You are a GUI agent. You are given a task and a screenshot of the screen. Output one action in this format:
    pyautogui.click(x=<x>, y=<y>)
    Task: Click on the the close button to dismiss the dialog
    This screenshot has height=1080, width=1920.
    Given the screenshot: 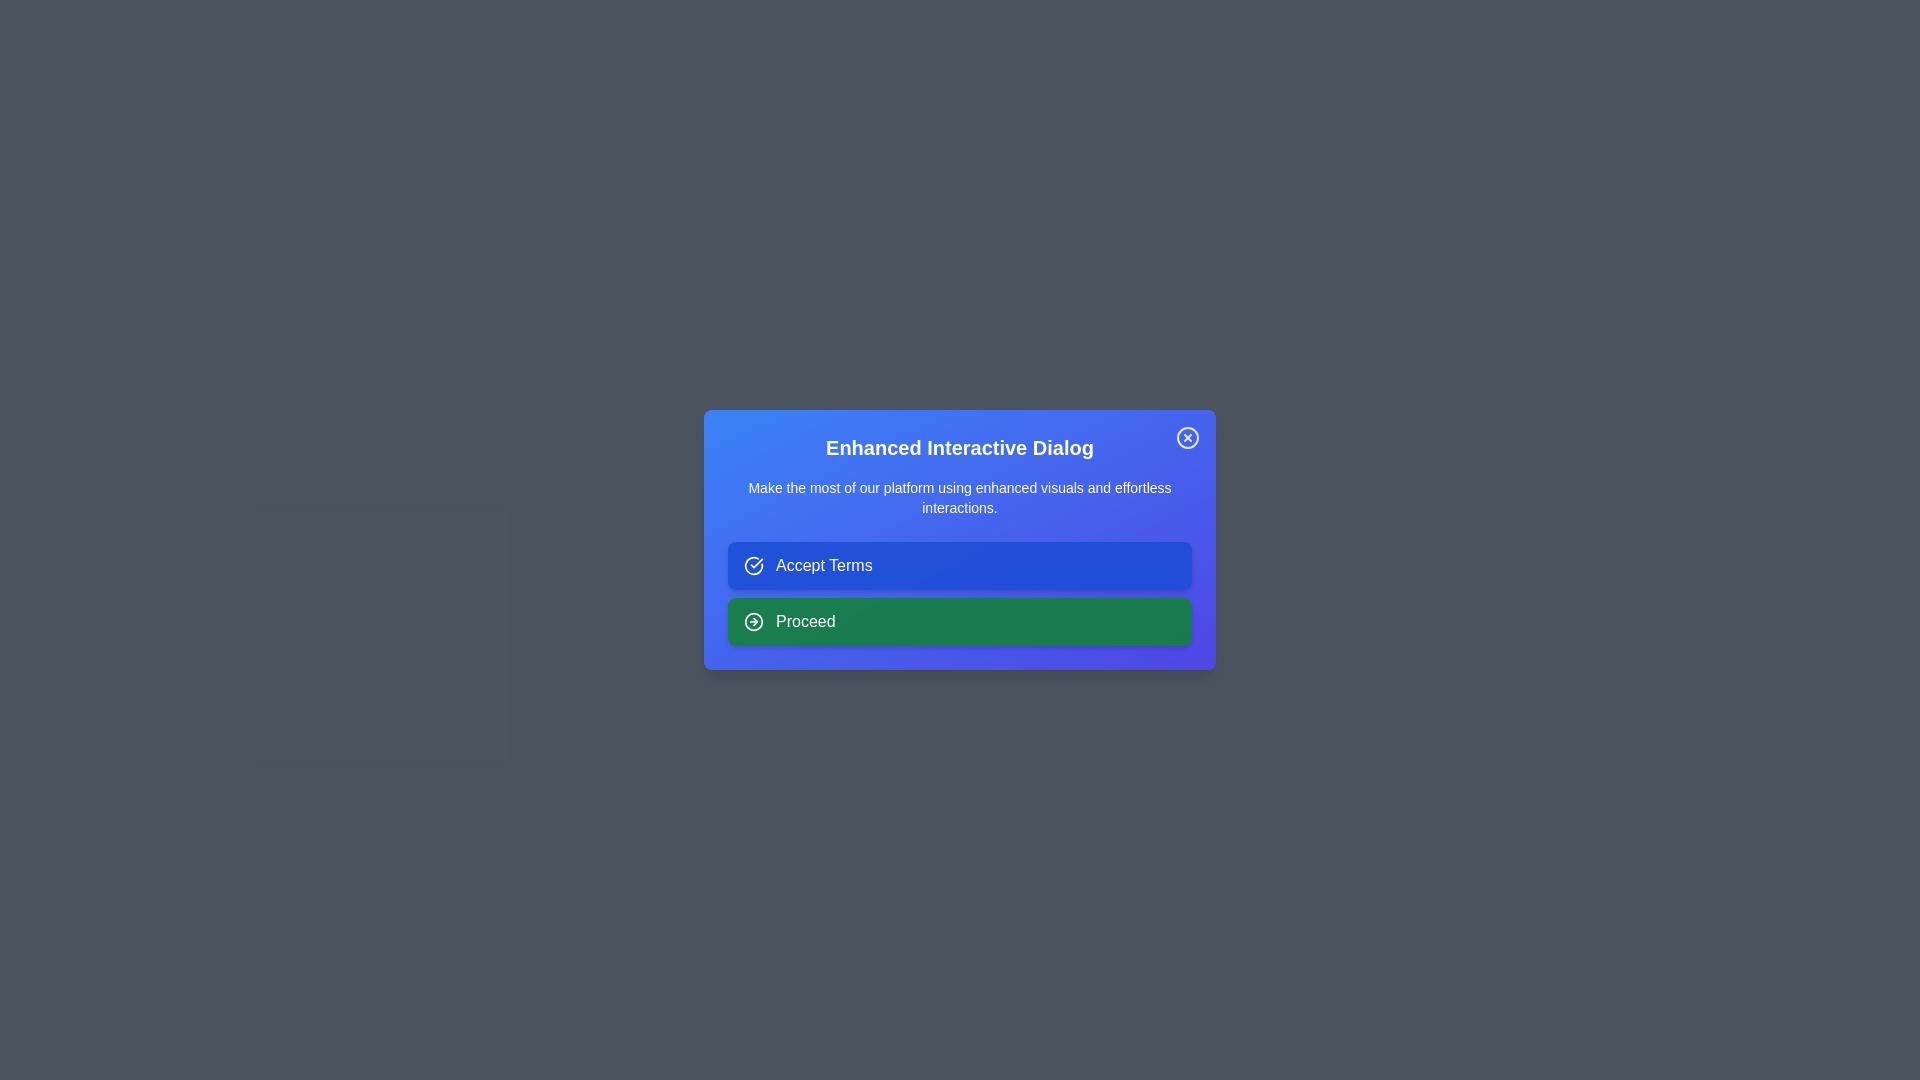 What is the action you would take?
    pyautogui.click(x=1188, y=437)
    